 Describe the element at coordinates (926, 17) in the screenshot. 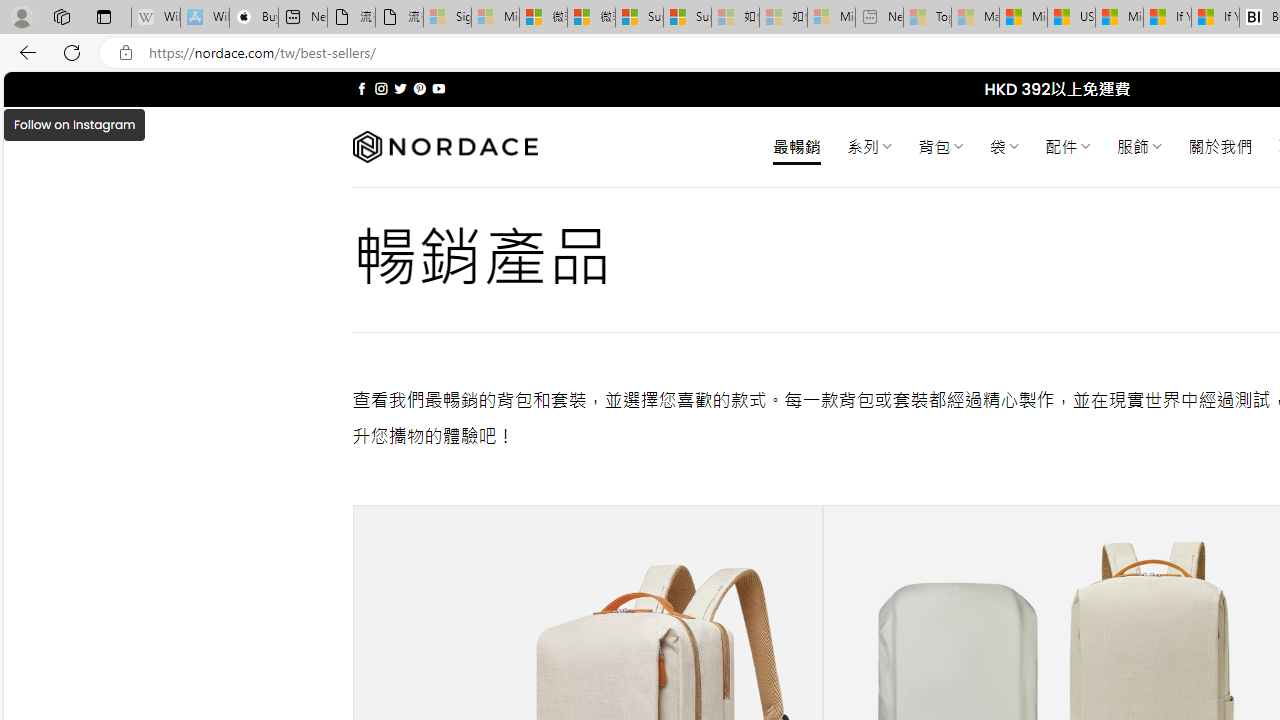

I see `'Top Stories - MSN - Sleeping'` at that location.